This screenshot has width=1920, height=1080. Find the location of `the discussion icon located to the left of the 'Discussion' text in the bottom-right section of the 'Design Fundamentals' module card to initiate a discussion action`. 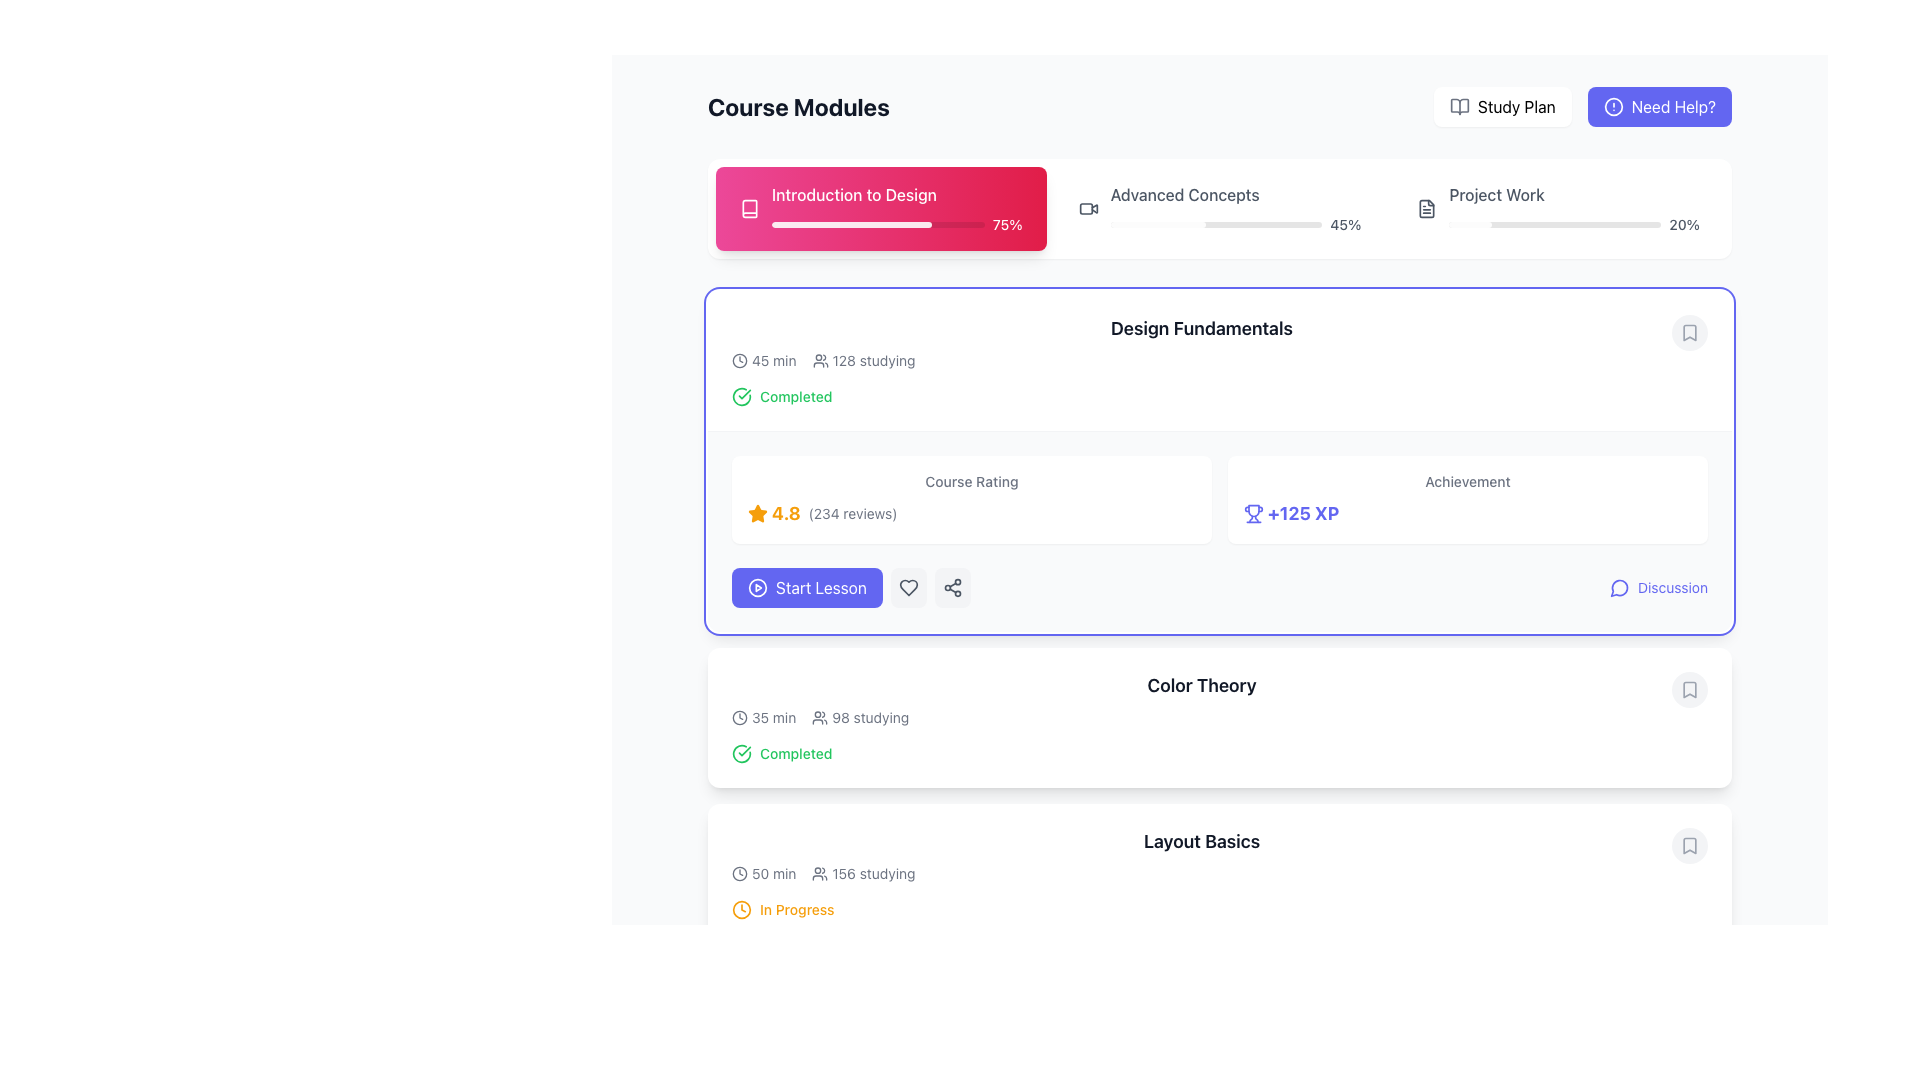

the discussion icon located to the left of the 'Discussion' text in the bottom-right section of the 'Design Fundamentals' module card to initiate a discussion action is located at coordinates (1620, 586).